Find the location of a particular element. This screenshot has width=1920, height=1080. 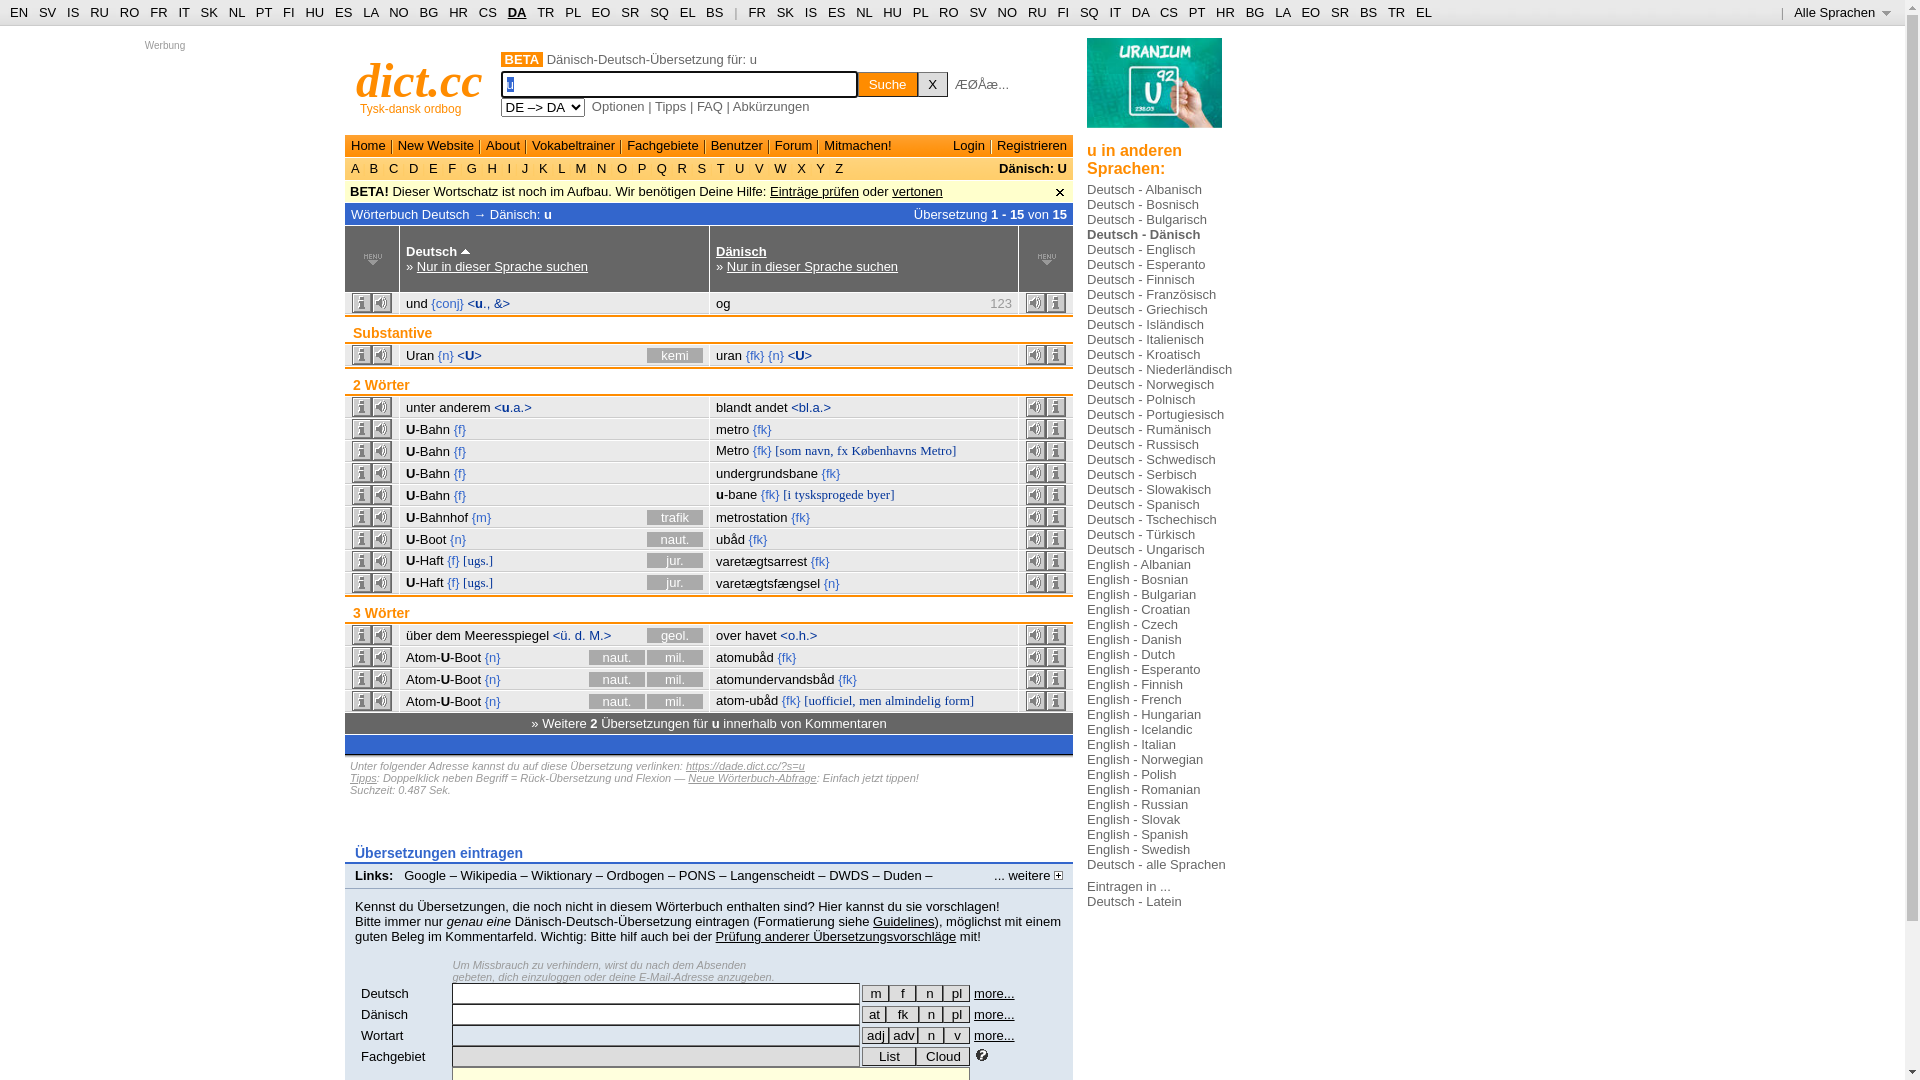

'Benutzer' is located at coordinates (710, 144).